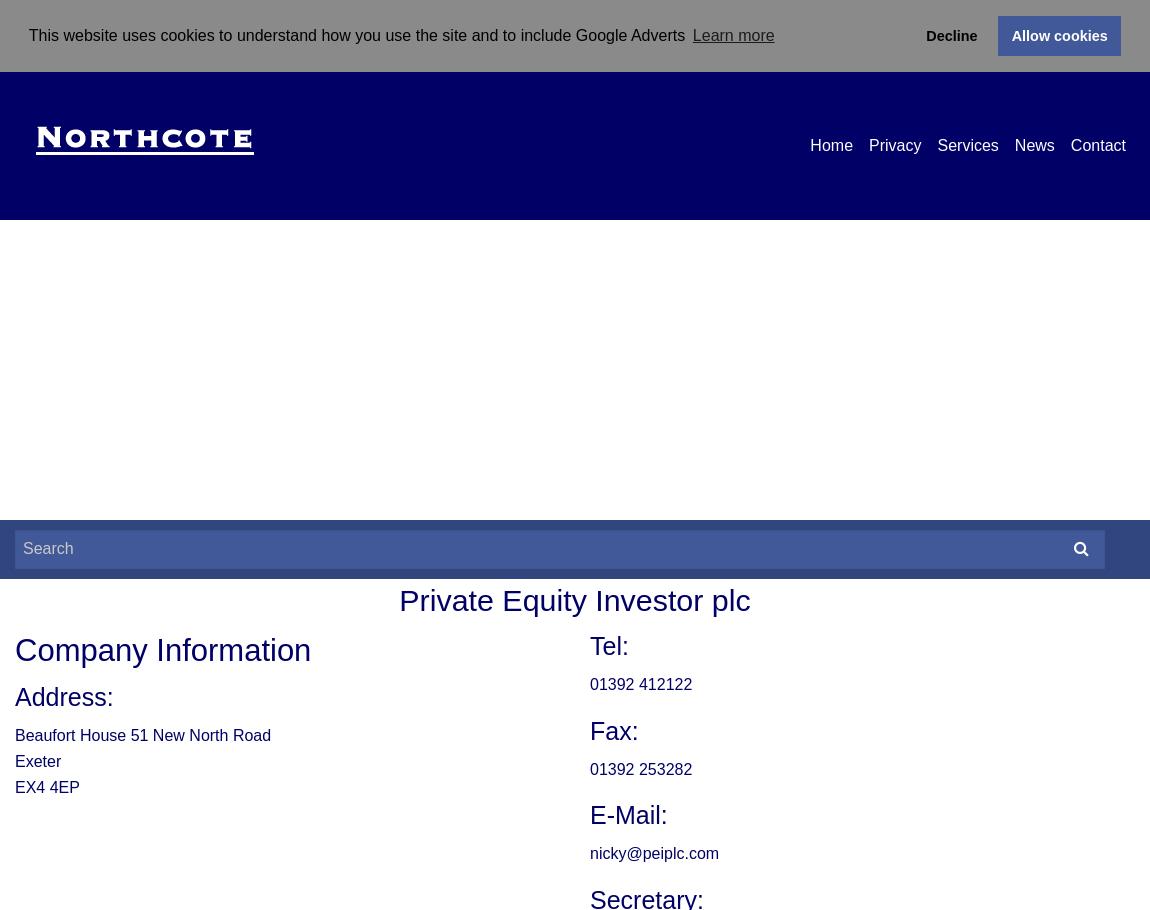 This screenshot has height=910, width=1150. What do you see at coordinates (627, 814) in the screenshot?
I see `'E-Mail:'` at bounding box center [627, 814].